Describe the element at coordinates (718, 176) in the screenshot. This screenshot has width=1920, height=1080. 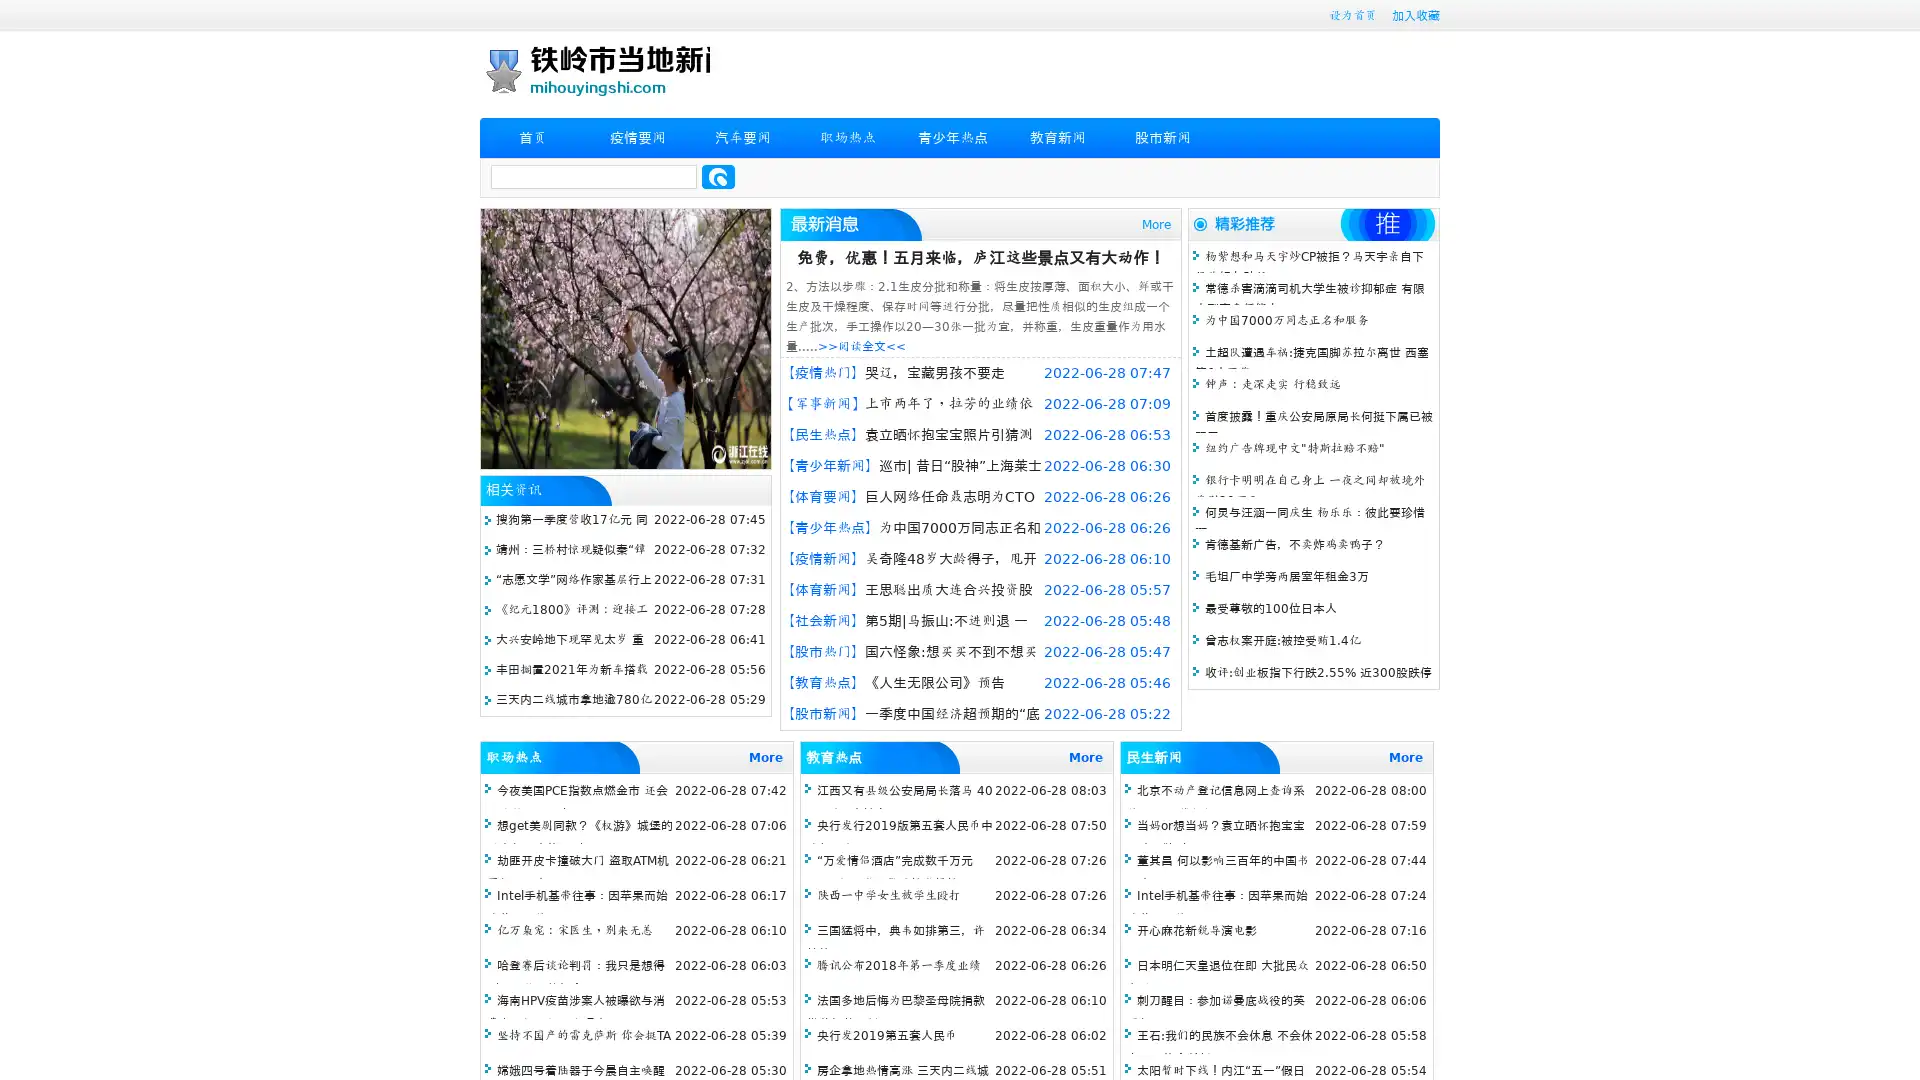
I see `Search` at that location.